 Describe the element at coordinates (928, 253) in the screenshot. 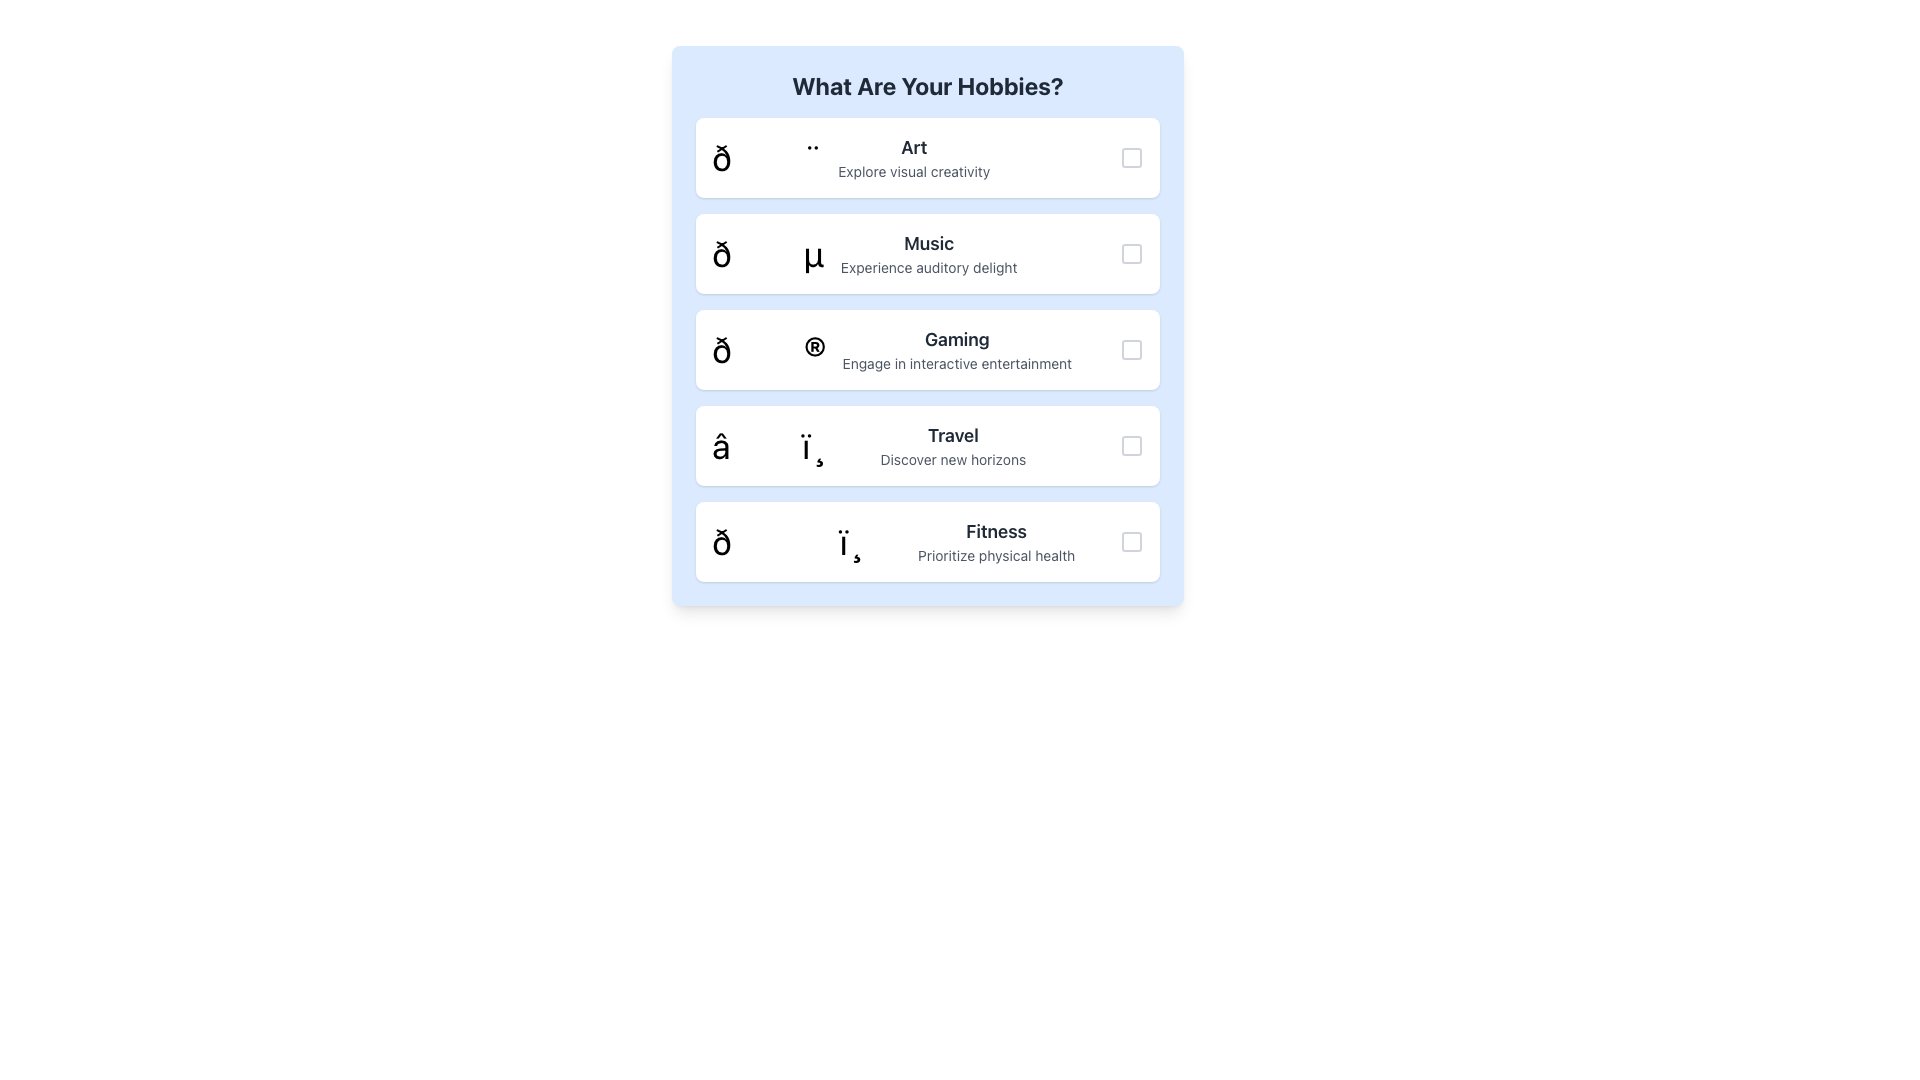

I see `the 'Music' text label that displays 'Experience auditory delight' in the second row of the hobby options list` at that location.